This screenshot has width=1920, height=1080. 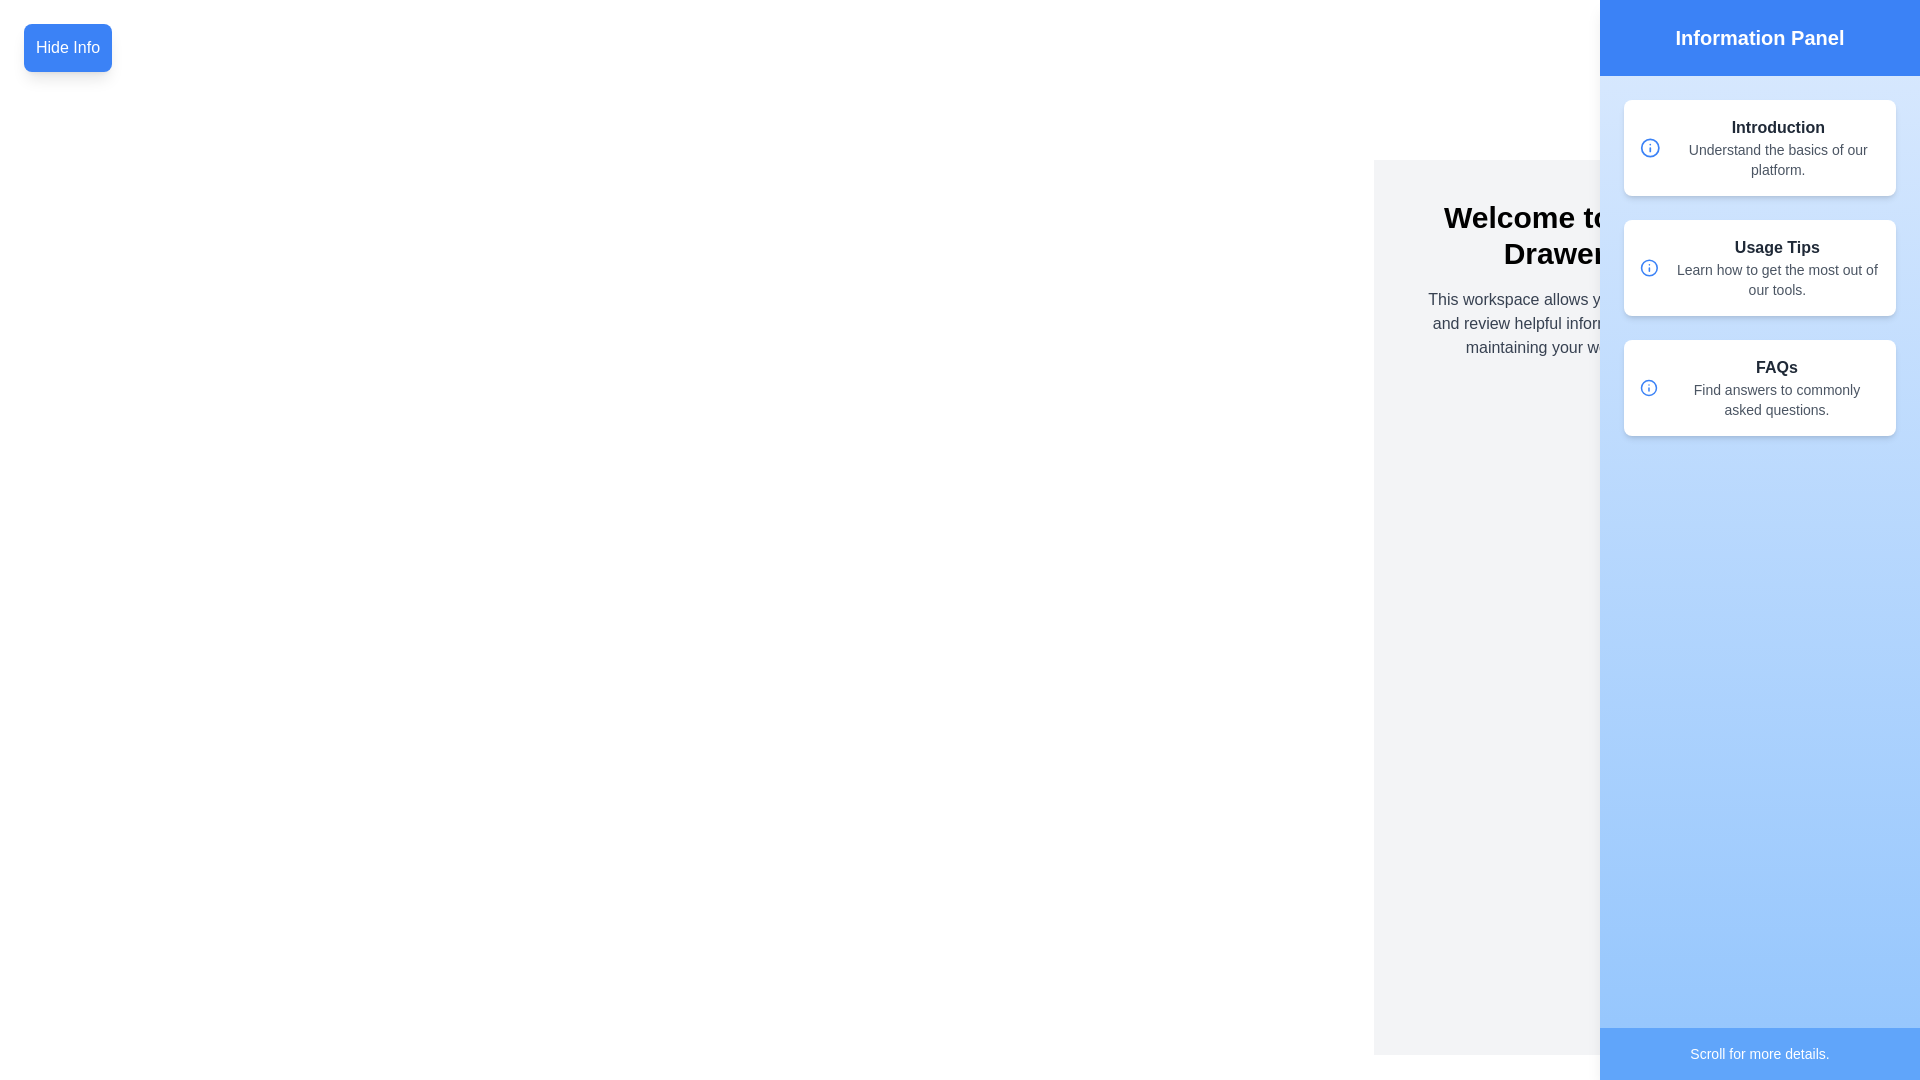 What do you see at coordinates (1776, 388) in the screenshot?
I see `the third informational card in the right-side 'Information Panel' section, which provides access to frequently asked questions` at bounding box center [1776, 388].